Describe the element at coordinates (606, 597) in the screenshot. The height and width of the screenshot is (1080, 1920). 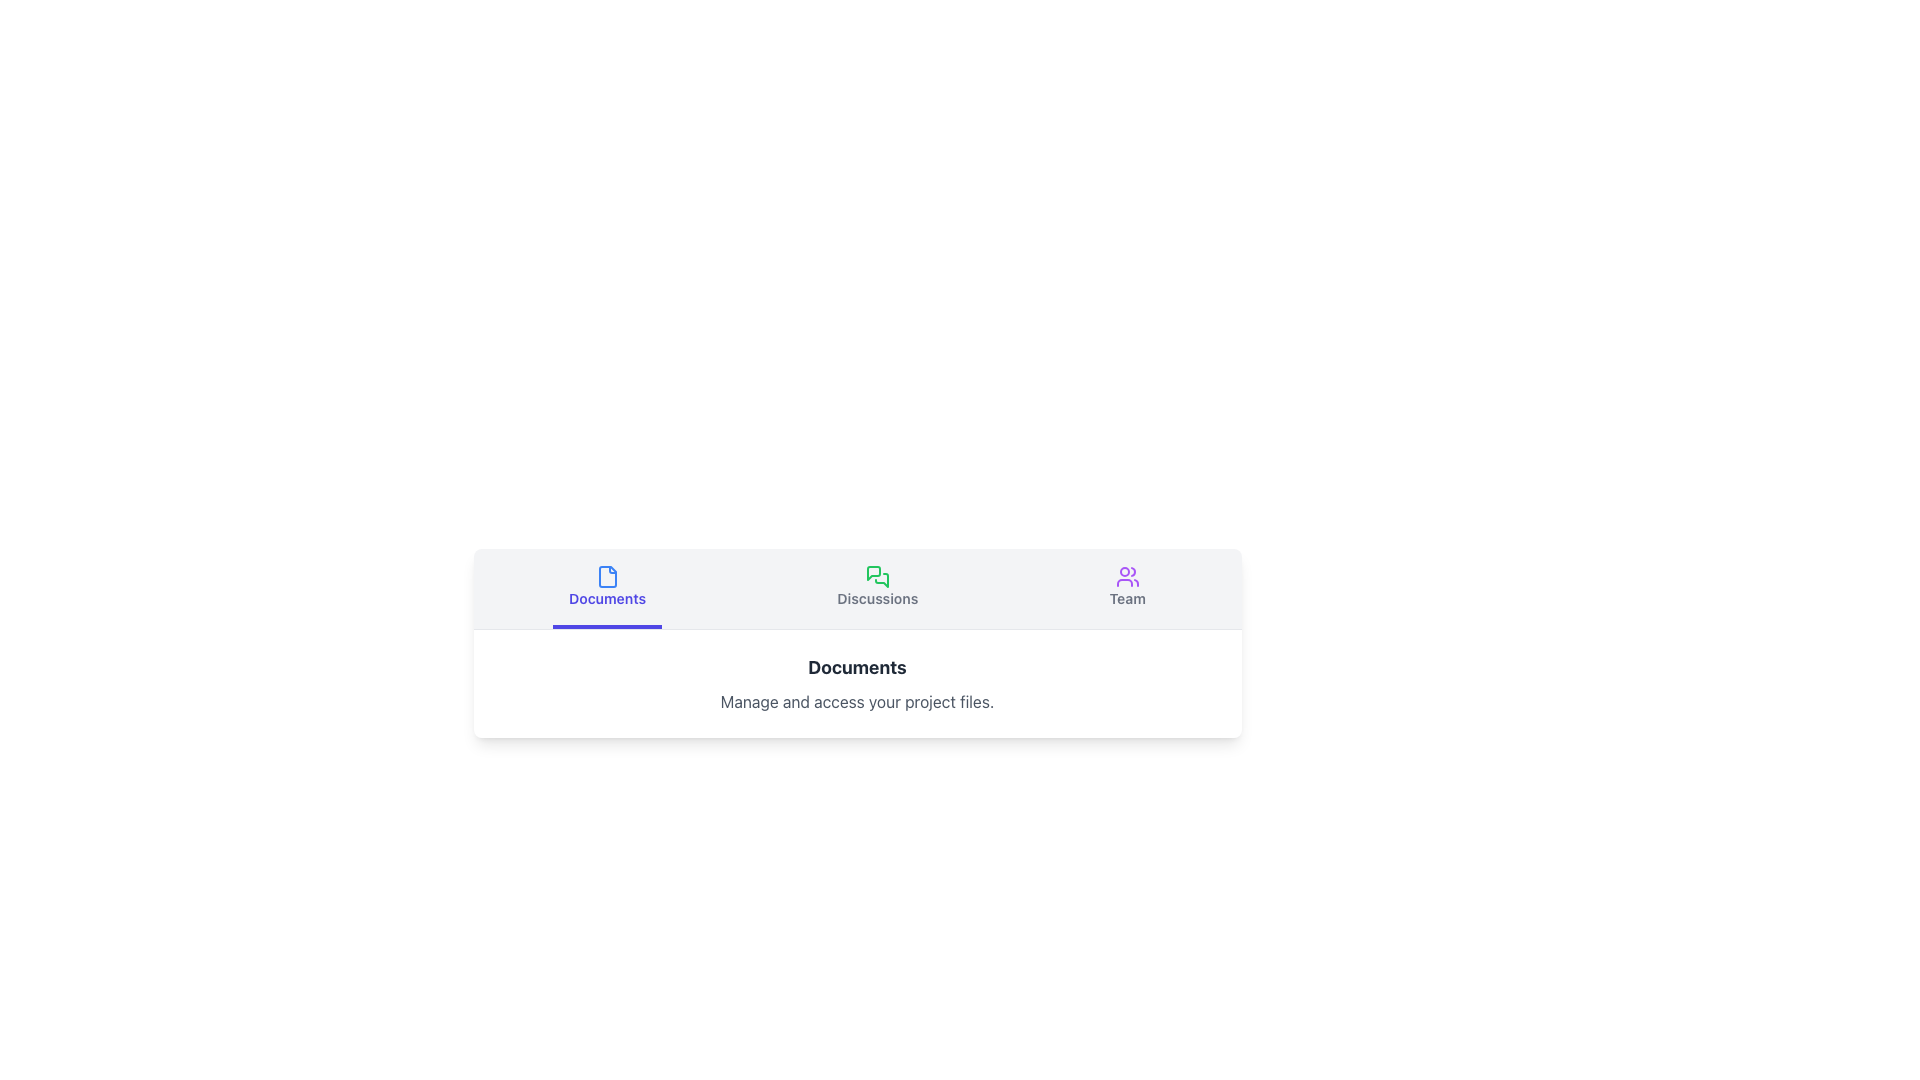
I see `the 'Documents' label located beneath the file-like icon` at that location.